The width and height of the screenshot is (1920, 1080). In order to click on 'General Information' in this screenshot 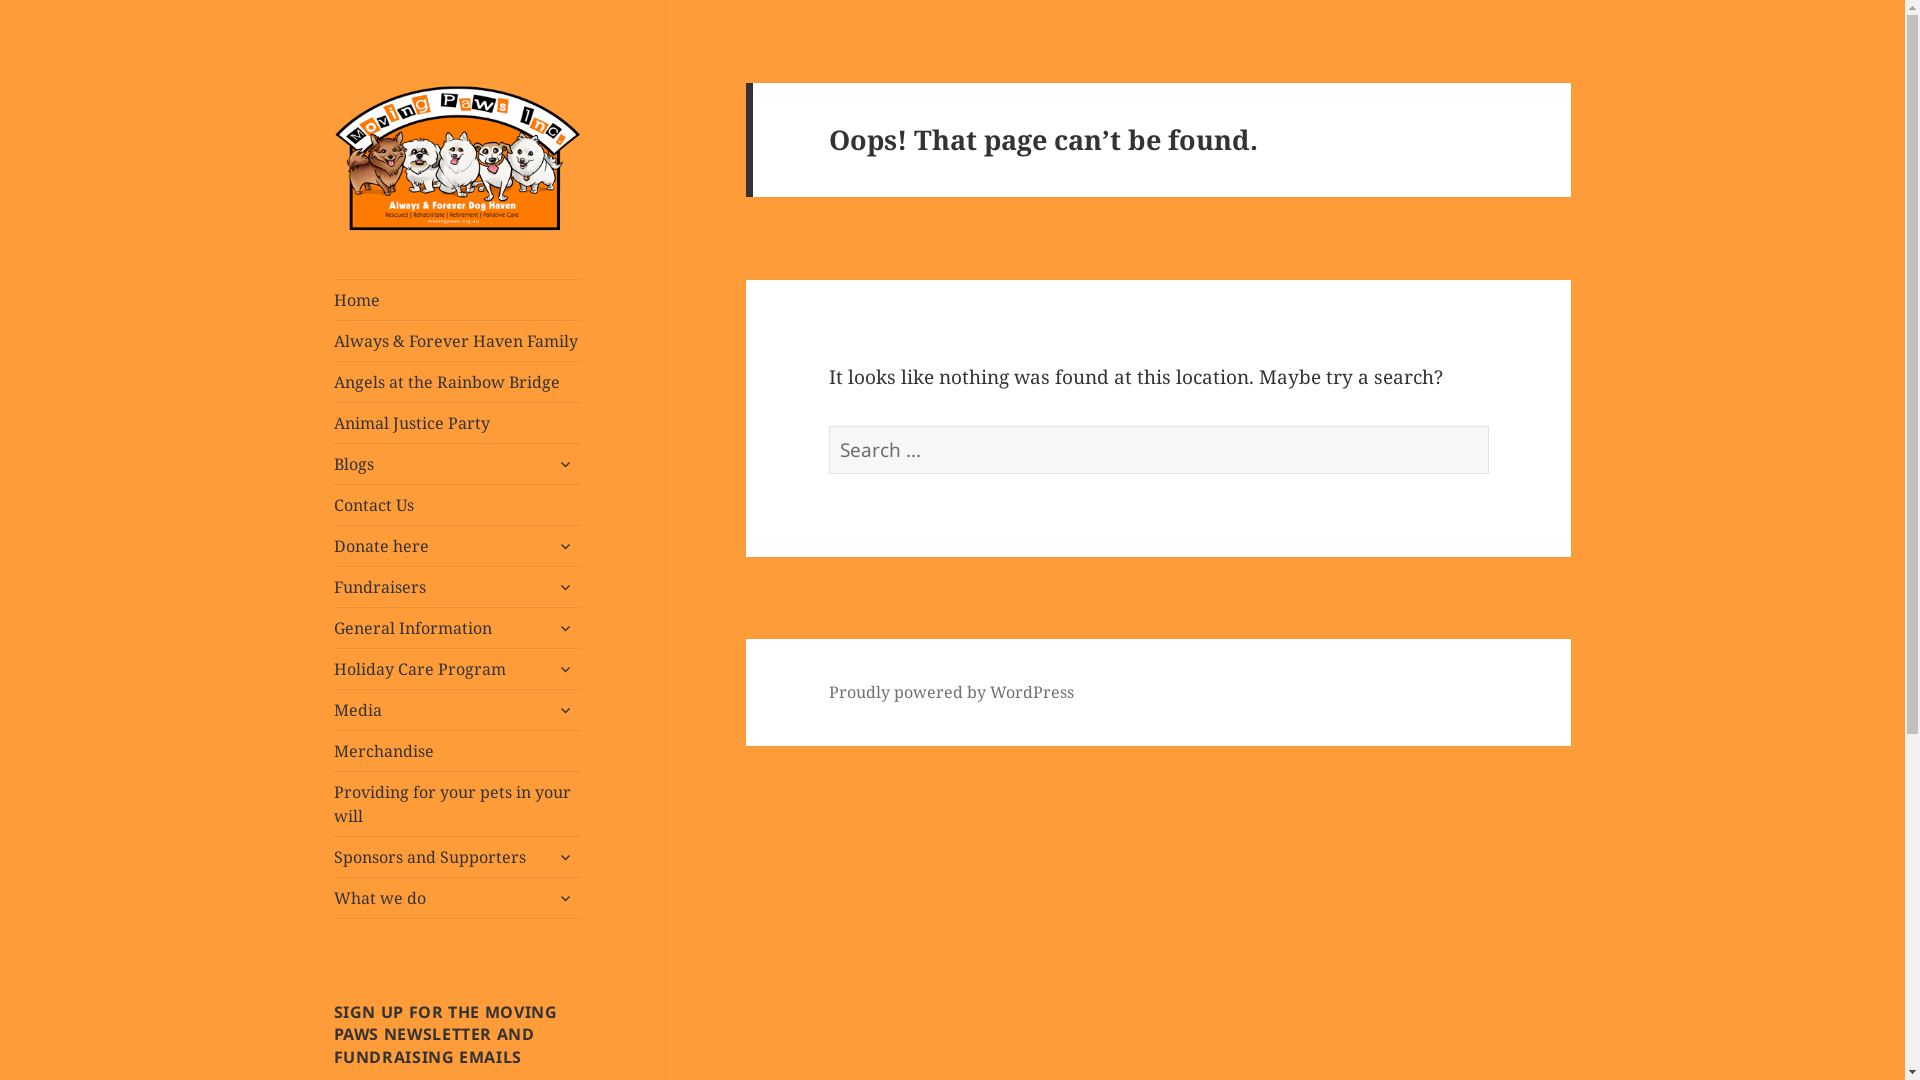, I will do `click(456, 627)`.